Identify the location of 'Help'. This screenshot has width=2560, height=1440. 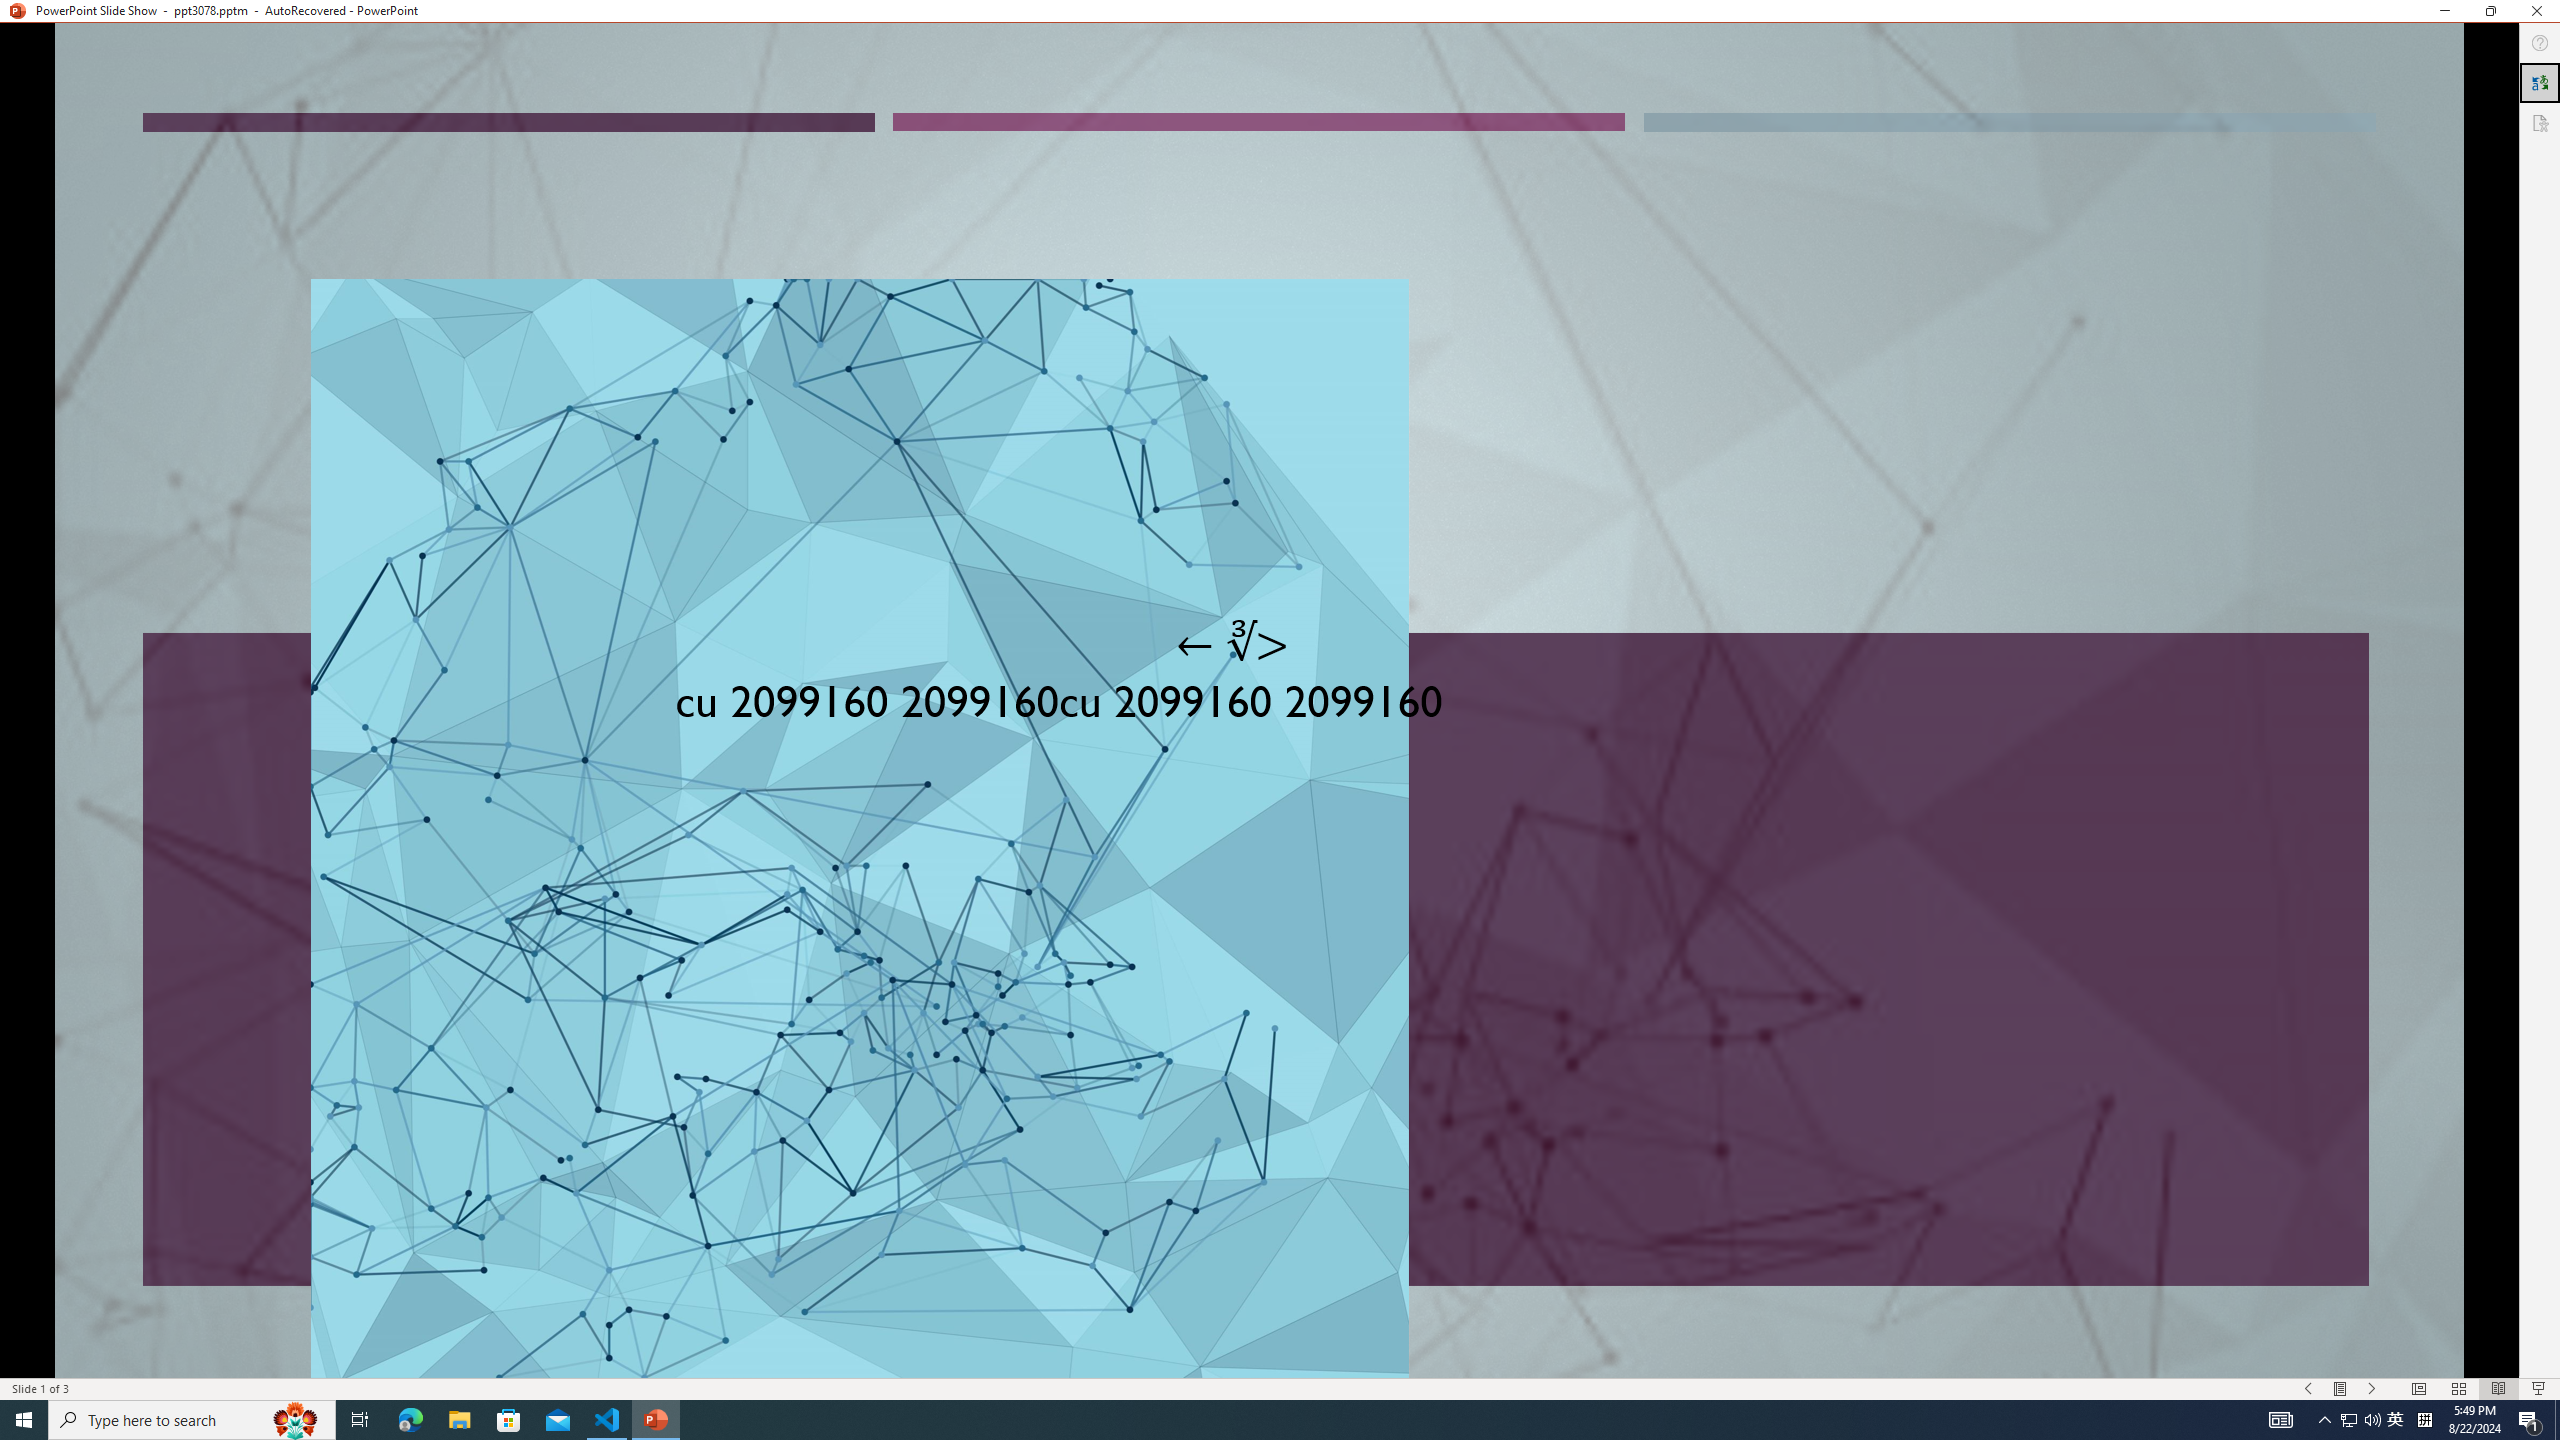
(2539, 42).